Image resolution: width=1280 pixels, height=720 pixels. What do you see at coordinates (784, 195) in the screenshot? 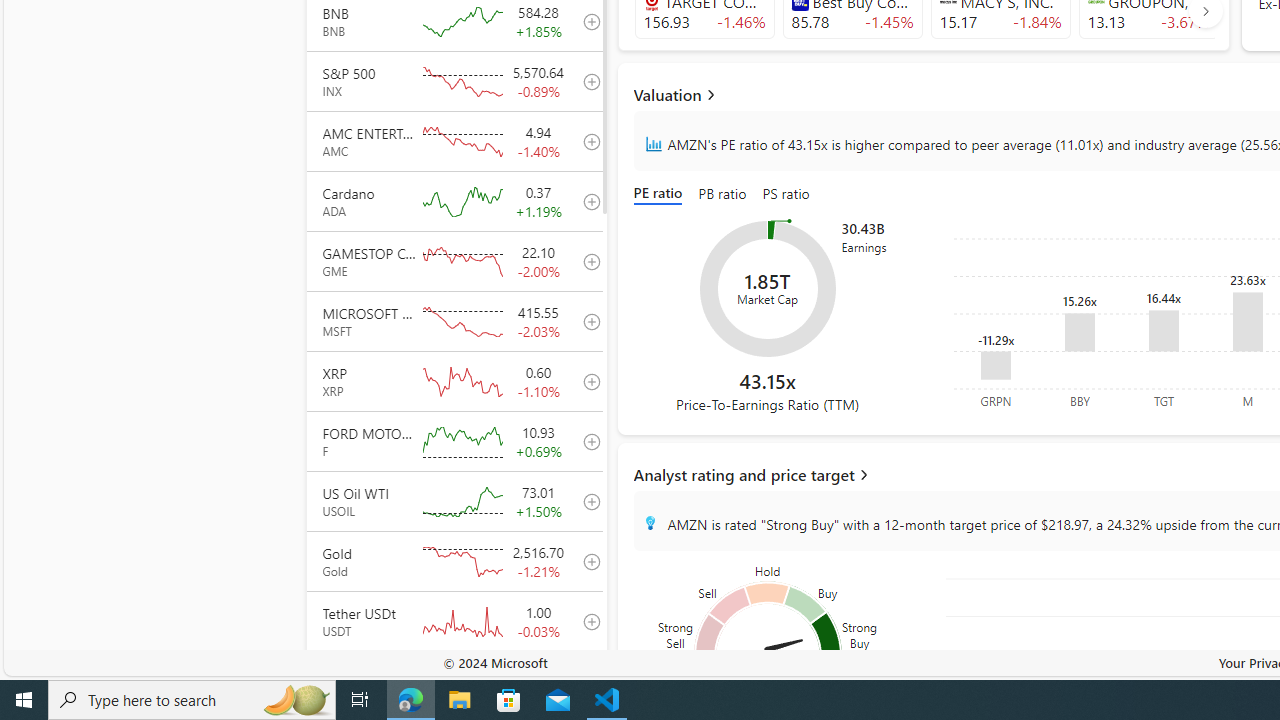
I see `'PS ratio'` at bounding box center [784, 195].